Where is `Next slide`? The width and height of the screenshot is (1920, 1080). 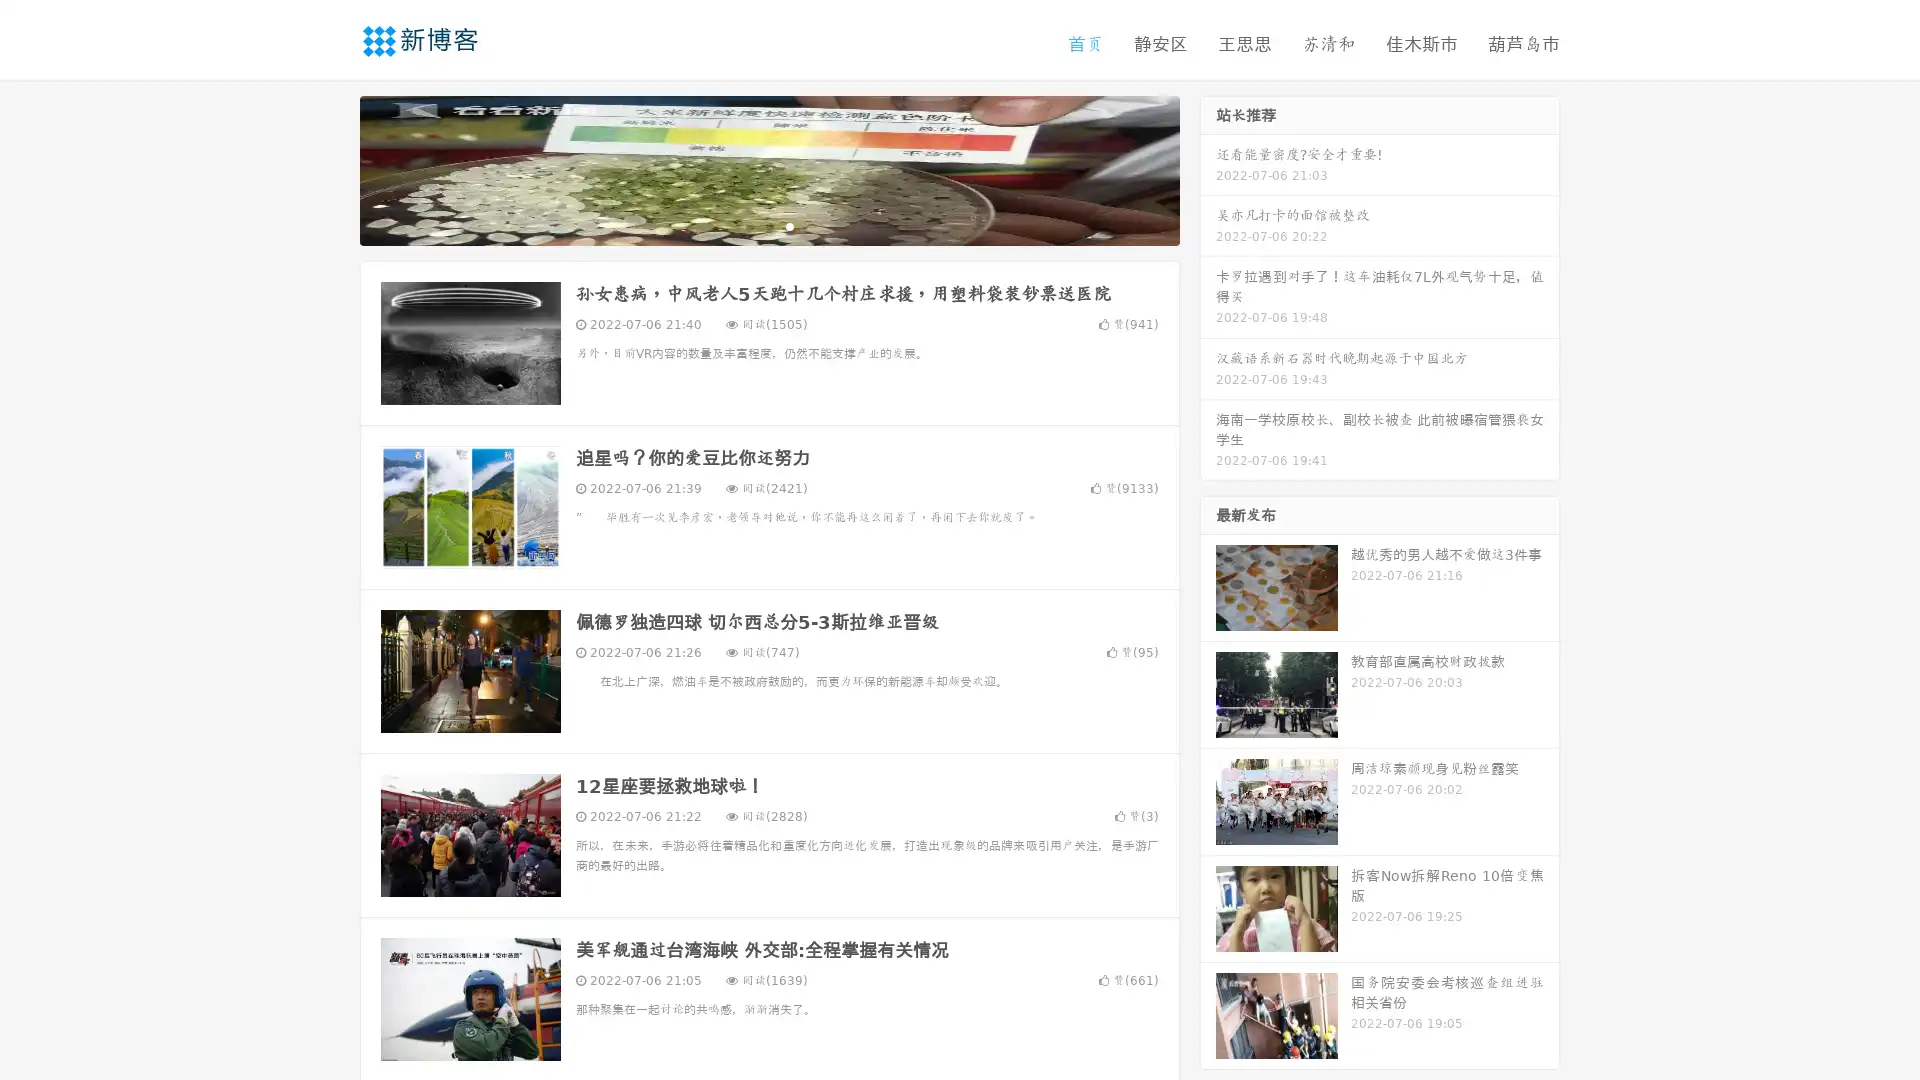
Next slide is located at coordinates (1208, 168).